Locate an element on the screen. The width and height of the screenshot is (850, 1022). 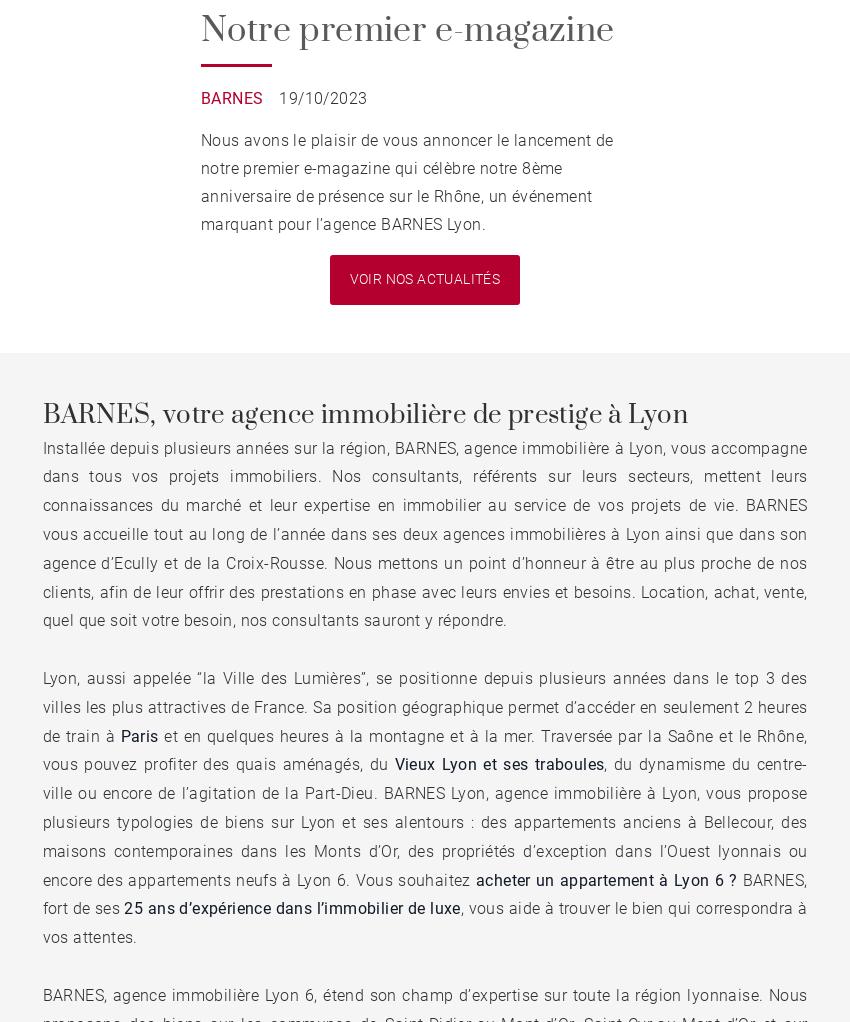
'Lyon, aussi appelée “la Ville des Lumières”, se positionne depuis plusieurs années dans le top 3 des villes les plus attractives de France. Sa position géographique permet d’accéder en seulement 2 heures de train à' is located at coordinates (424, 706).